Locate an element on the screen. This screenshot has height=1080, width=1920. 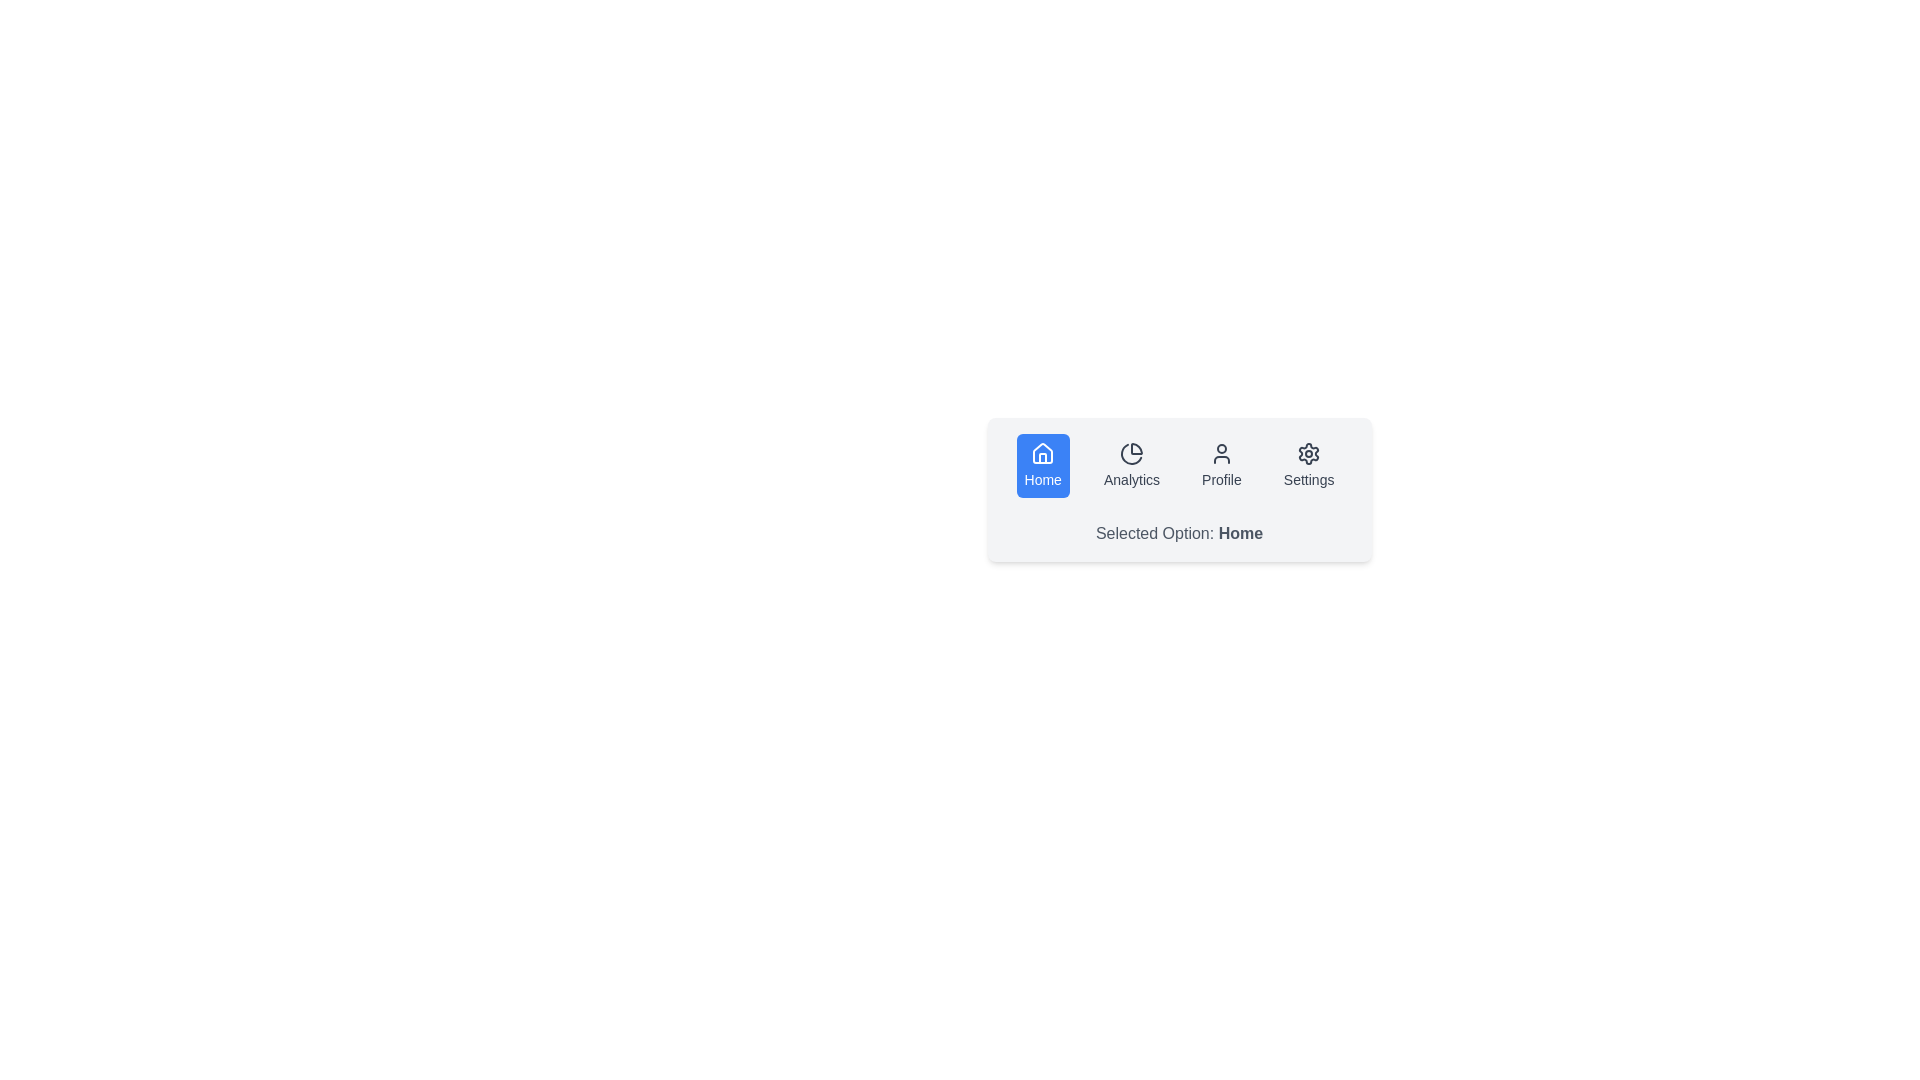
the 'Analytics' text label, which is a small gray text aligned centrally below a pie chart icon is located at coordinates (1132, 479).